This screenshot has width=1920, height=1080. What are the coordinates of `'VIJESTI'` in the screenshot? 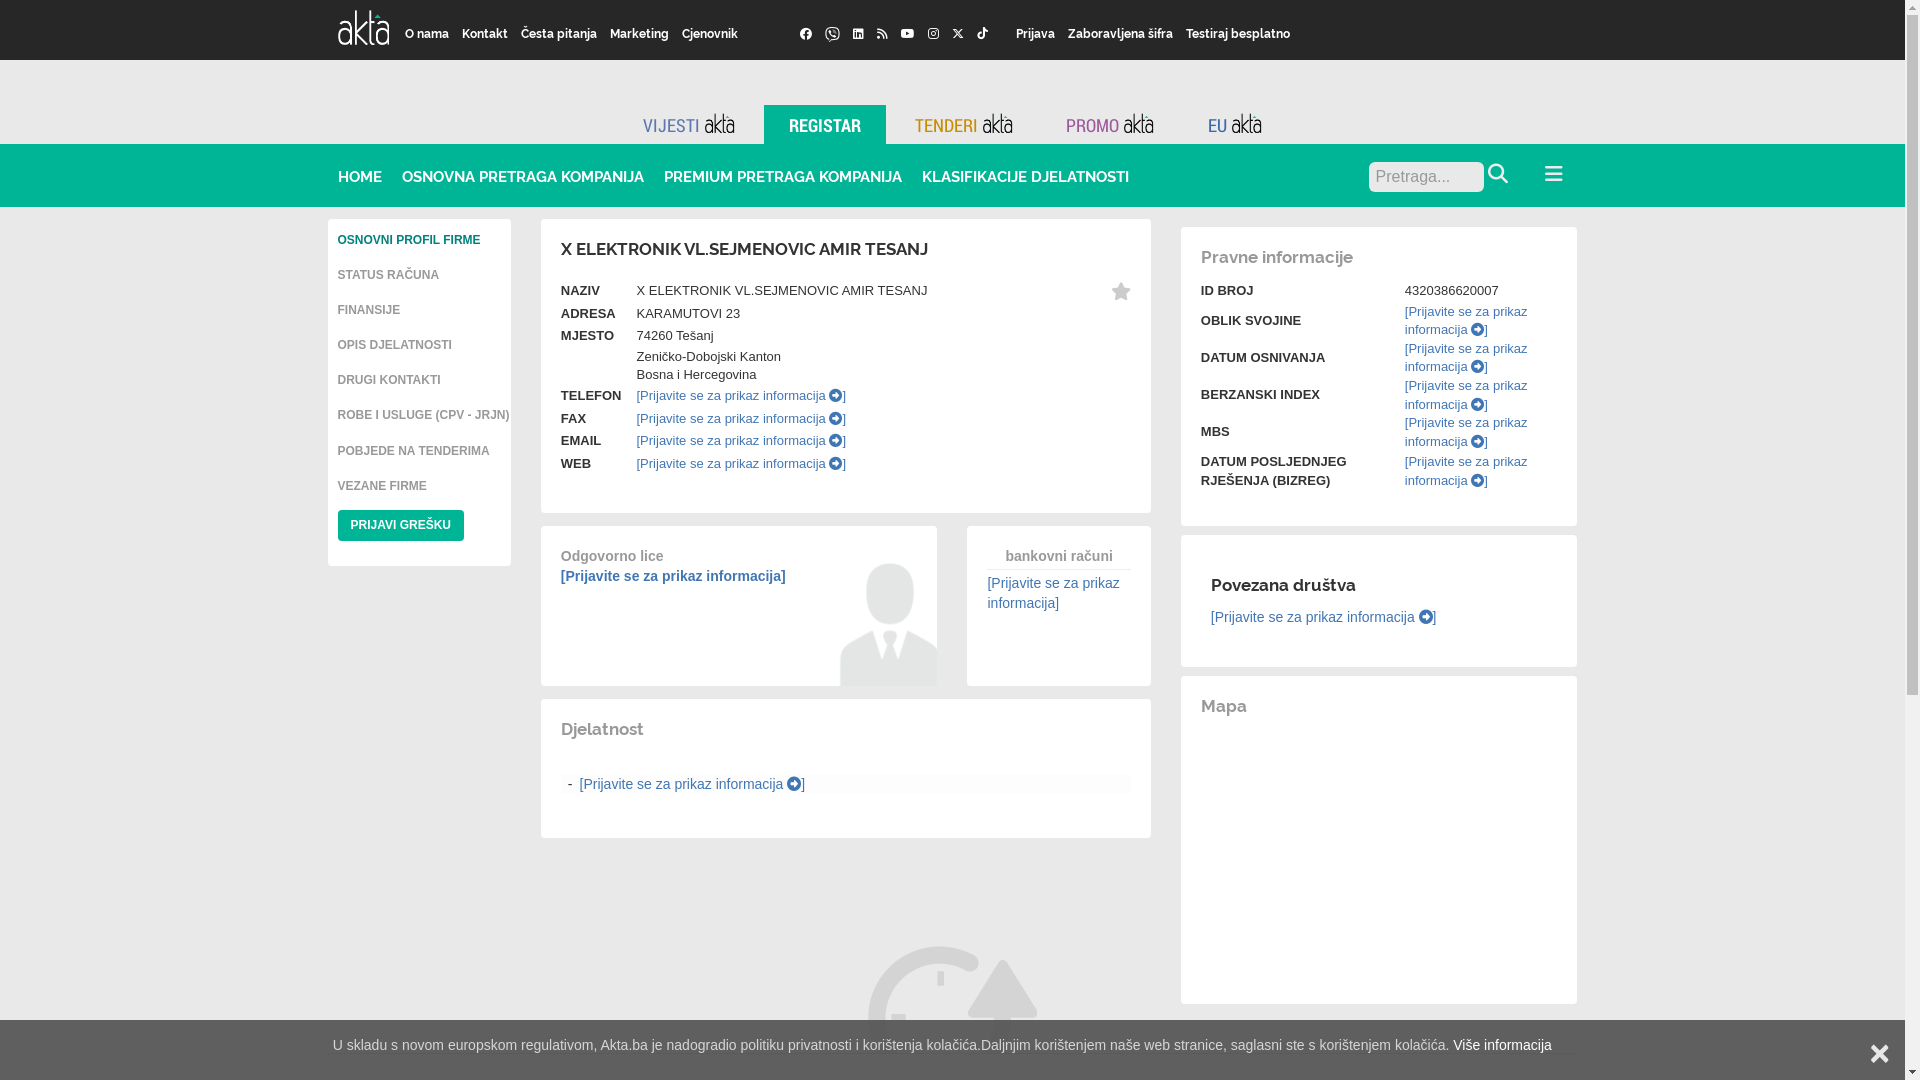 It's located at (689, 124).